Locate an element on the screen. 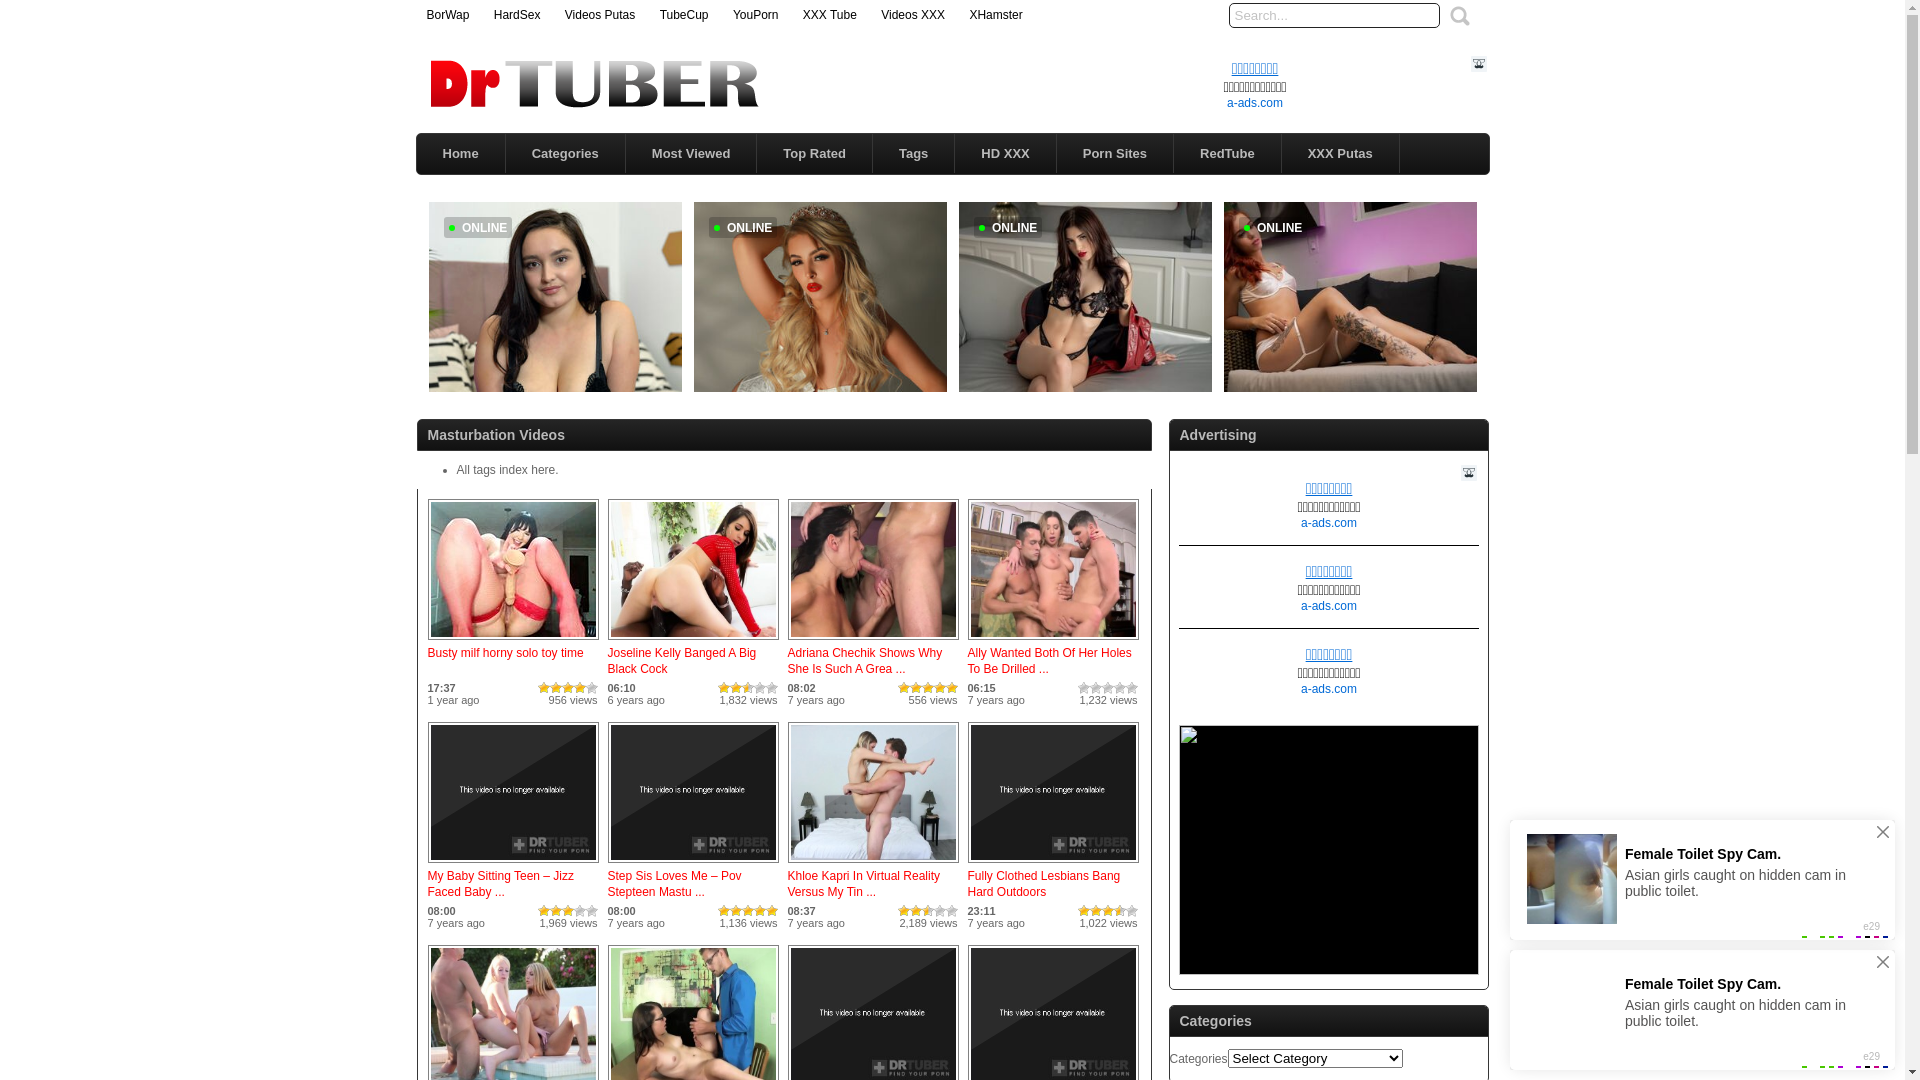  'HardSex' is located at coordinates (517, 15).